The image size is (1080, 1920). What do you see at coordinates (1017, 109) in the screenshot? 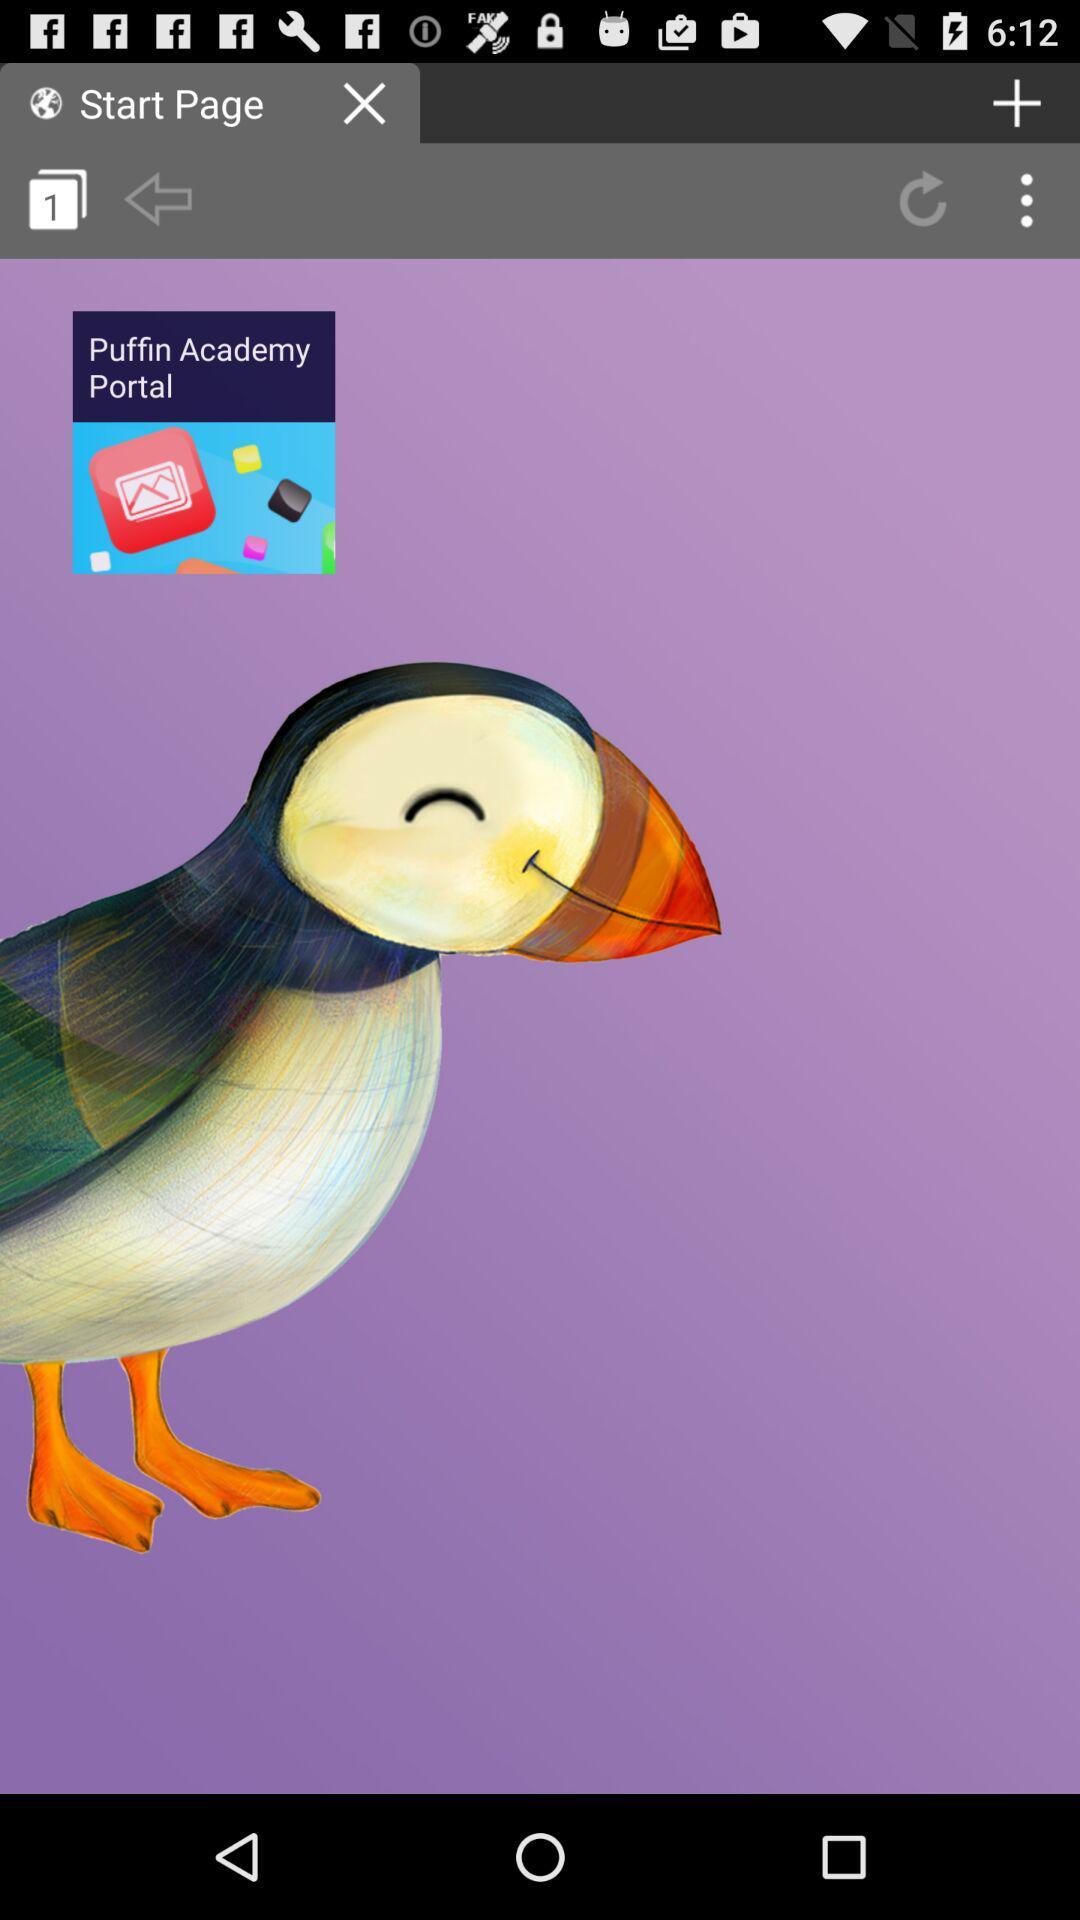
I see `the add icon` at bounding box center [1017, 109].